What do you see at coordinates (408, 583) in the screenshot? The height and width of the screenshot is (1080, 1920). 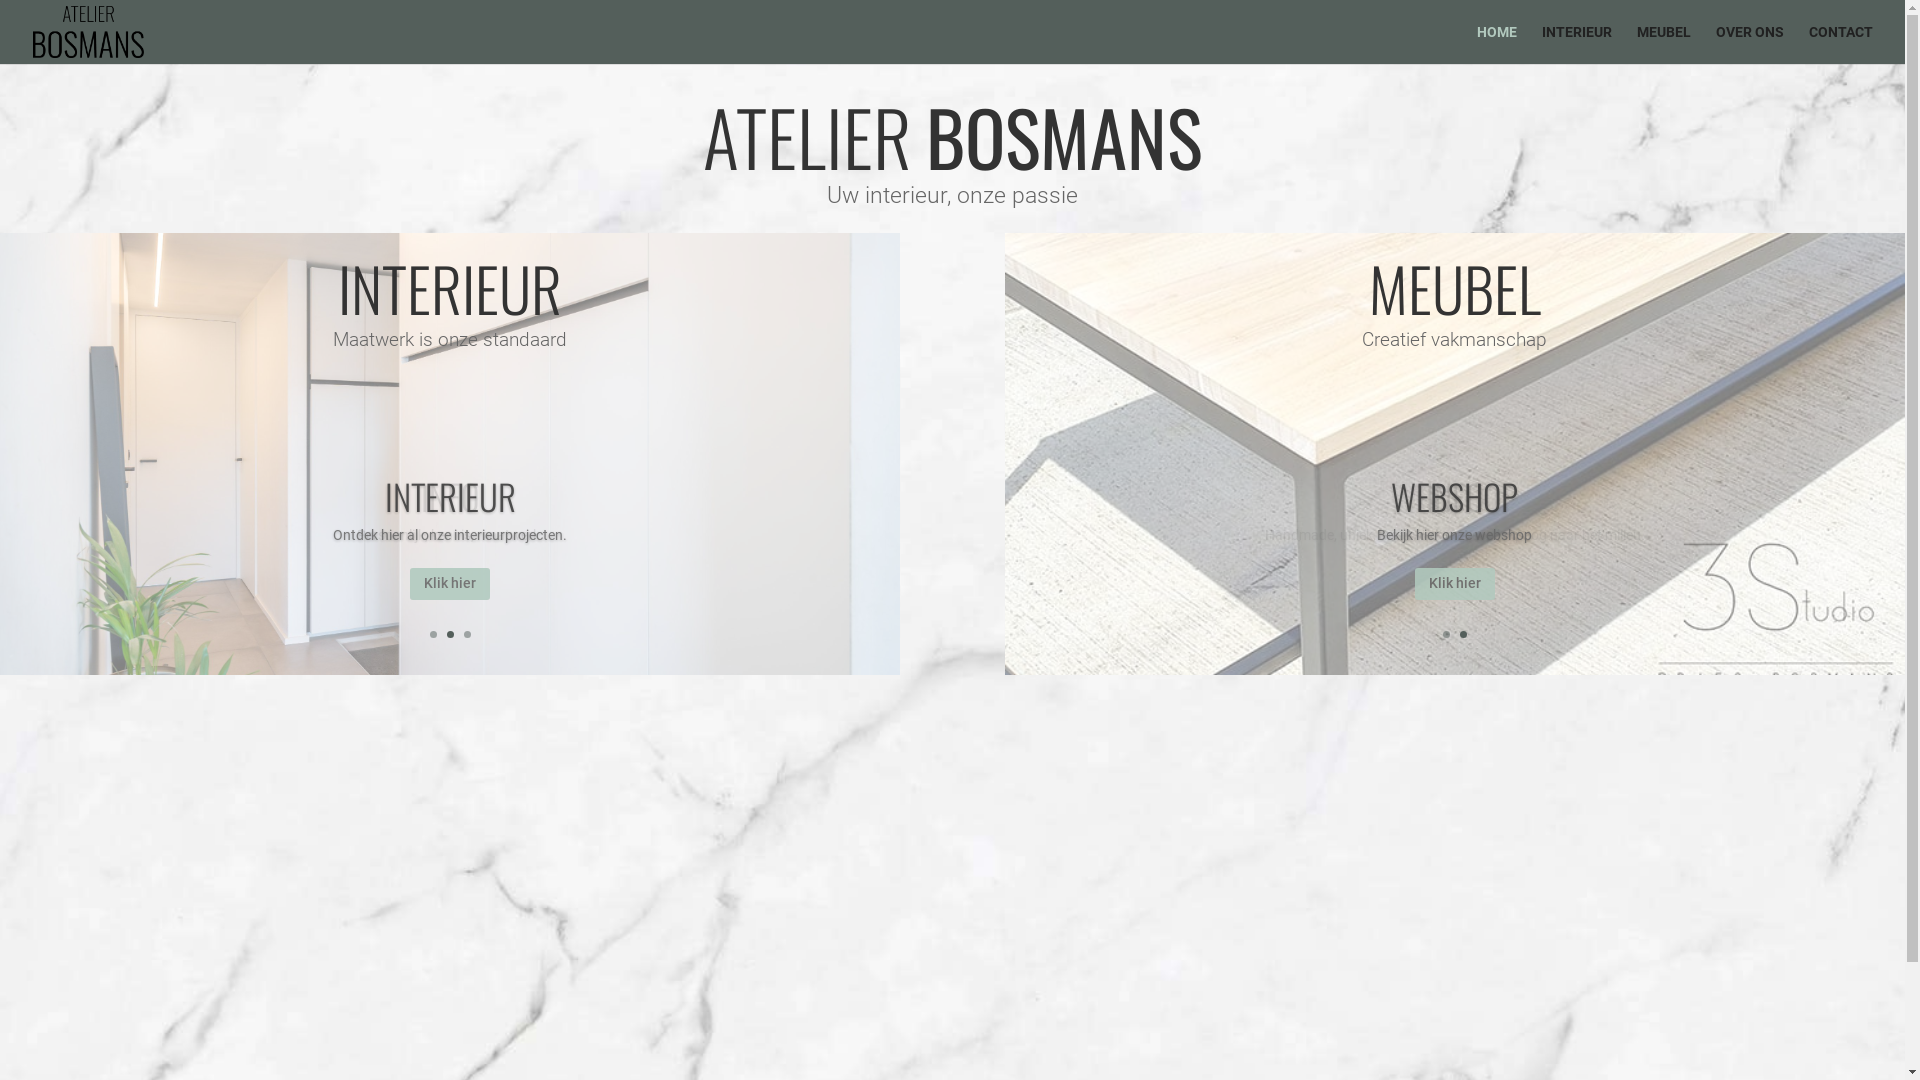 I see `'Klik hier'` at bounding box center [408, 583].